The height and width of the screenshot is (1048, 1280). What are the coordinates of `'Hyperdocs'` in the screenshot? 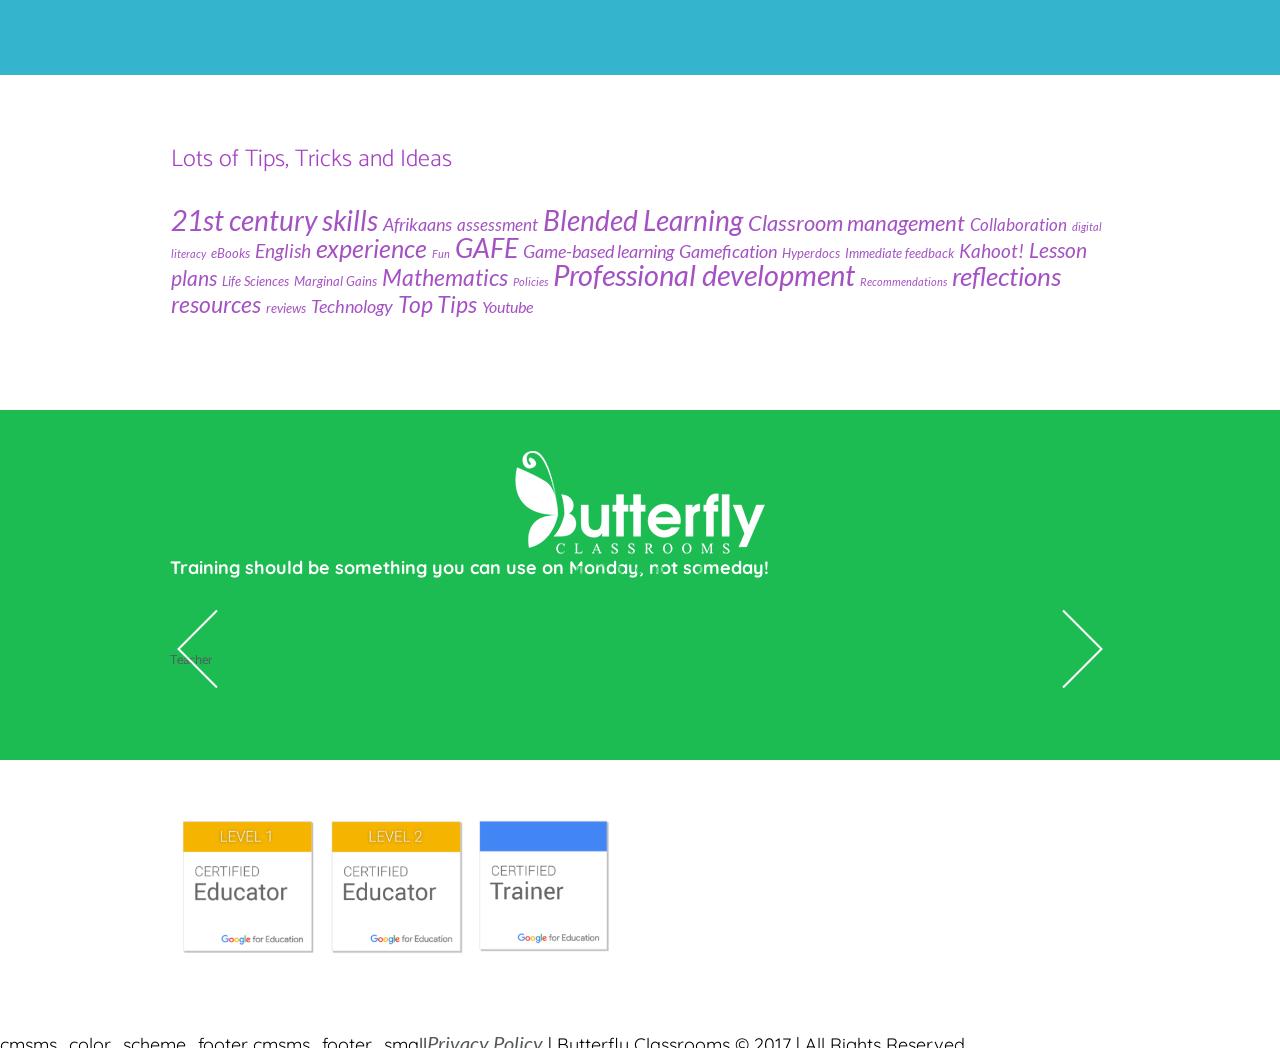 It's located at (809, 252).